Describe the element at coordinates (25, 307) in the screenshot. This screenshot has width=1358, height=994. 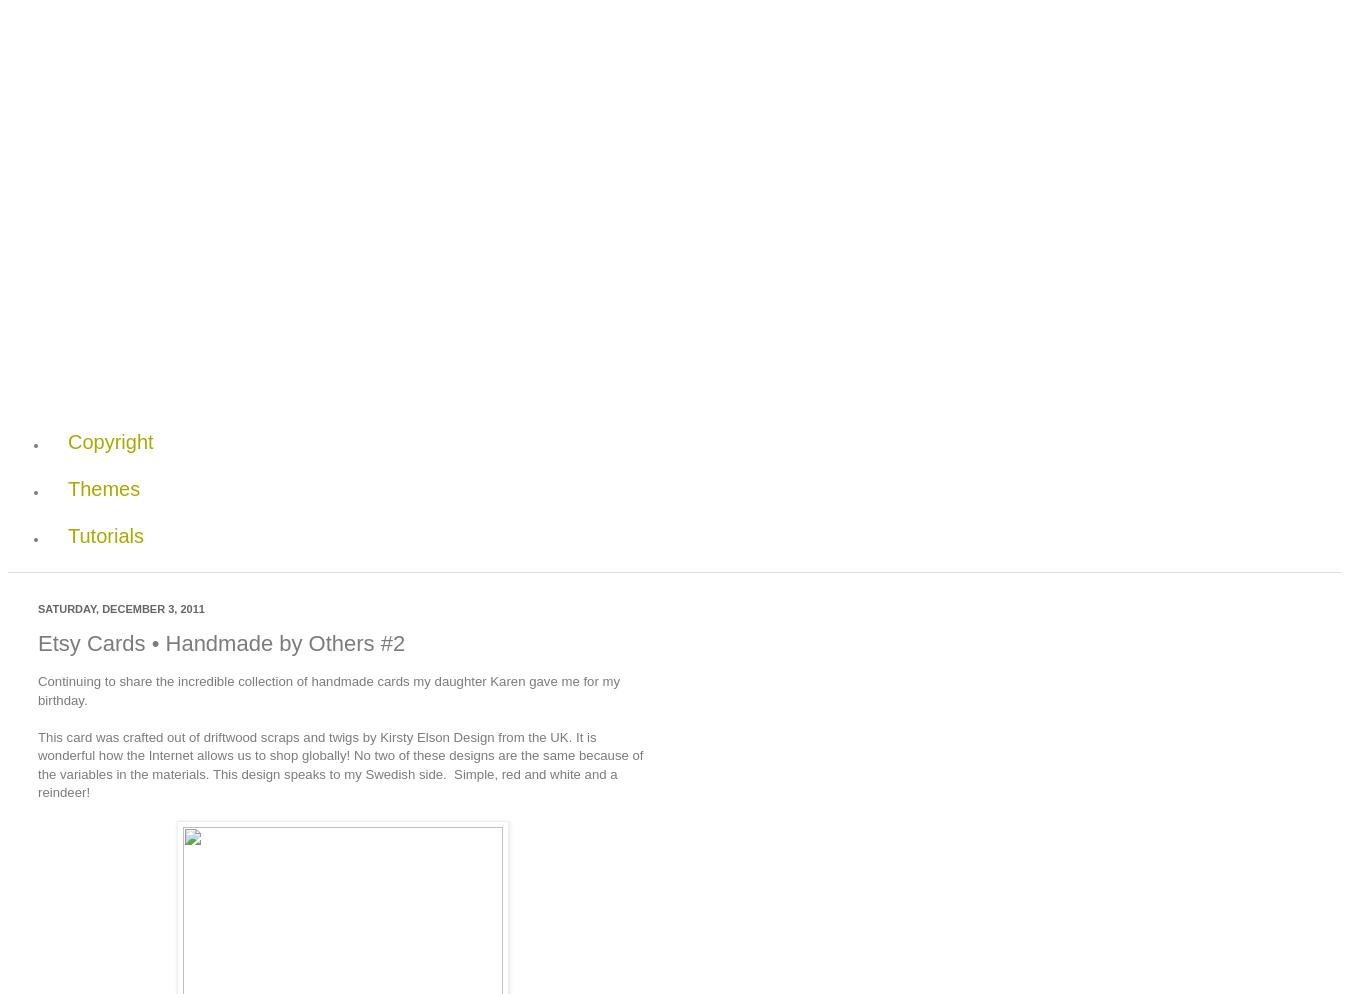
I see `'Pages'` at that location.